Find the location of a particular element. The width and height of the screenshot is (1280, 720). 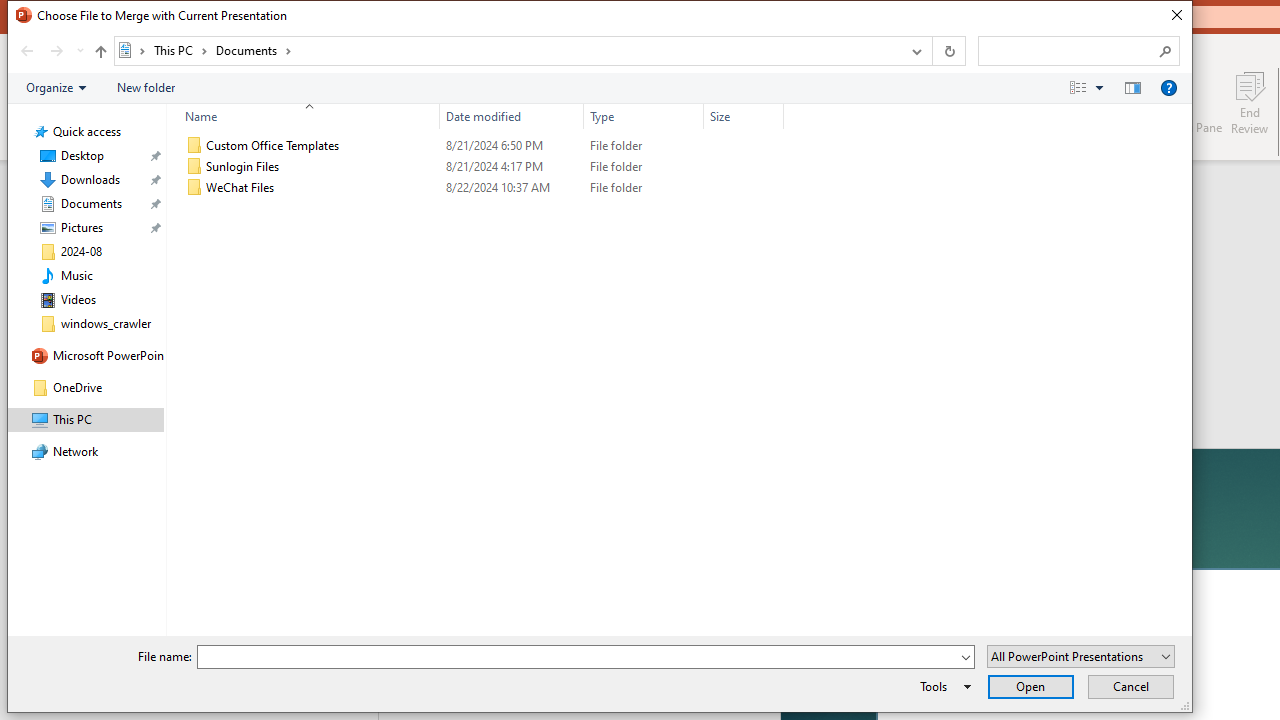

'Date modified' is located at coordinates (512, 116).